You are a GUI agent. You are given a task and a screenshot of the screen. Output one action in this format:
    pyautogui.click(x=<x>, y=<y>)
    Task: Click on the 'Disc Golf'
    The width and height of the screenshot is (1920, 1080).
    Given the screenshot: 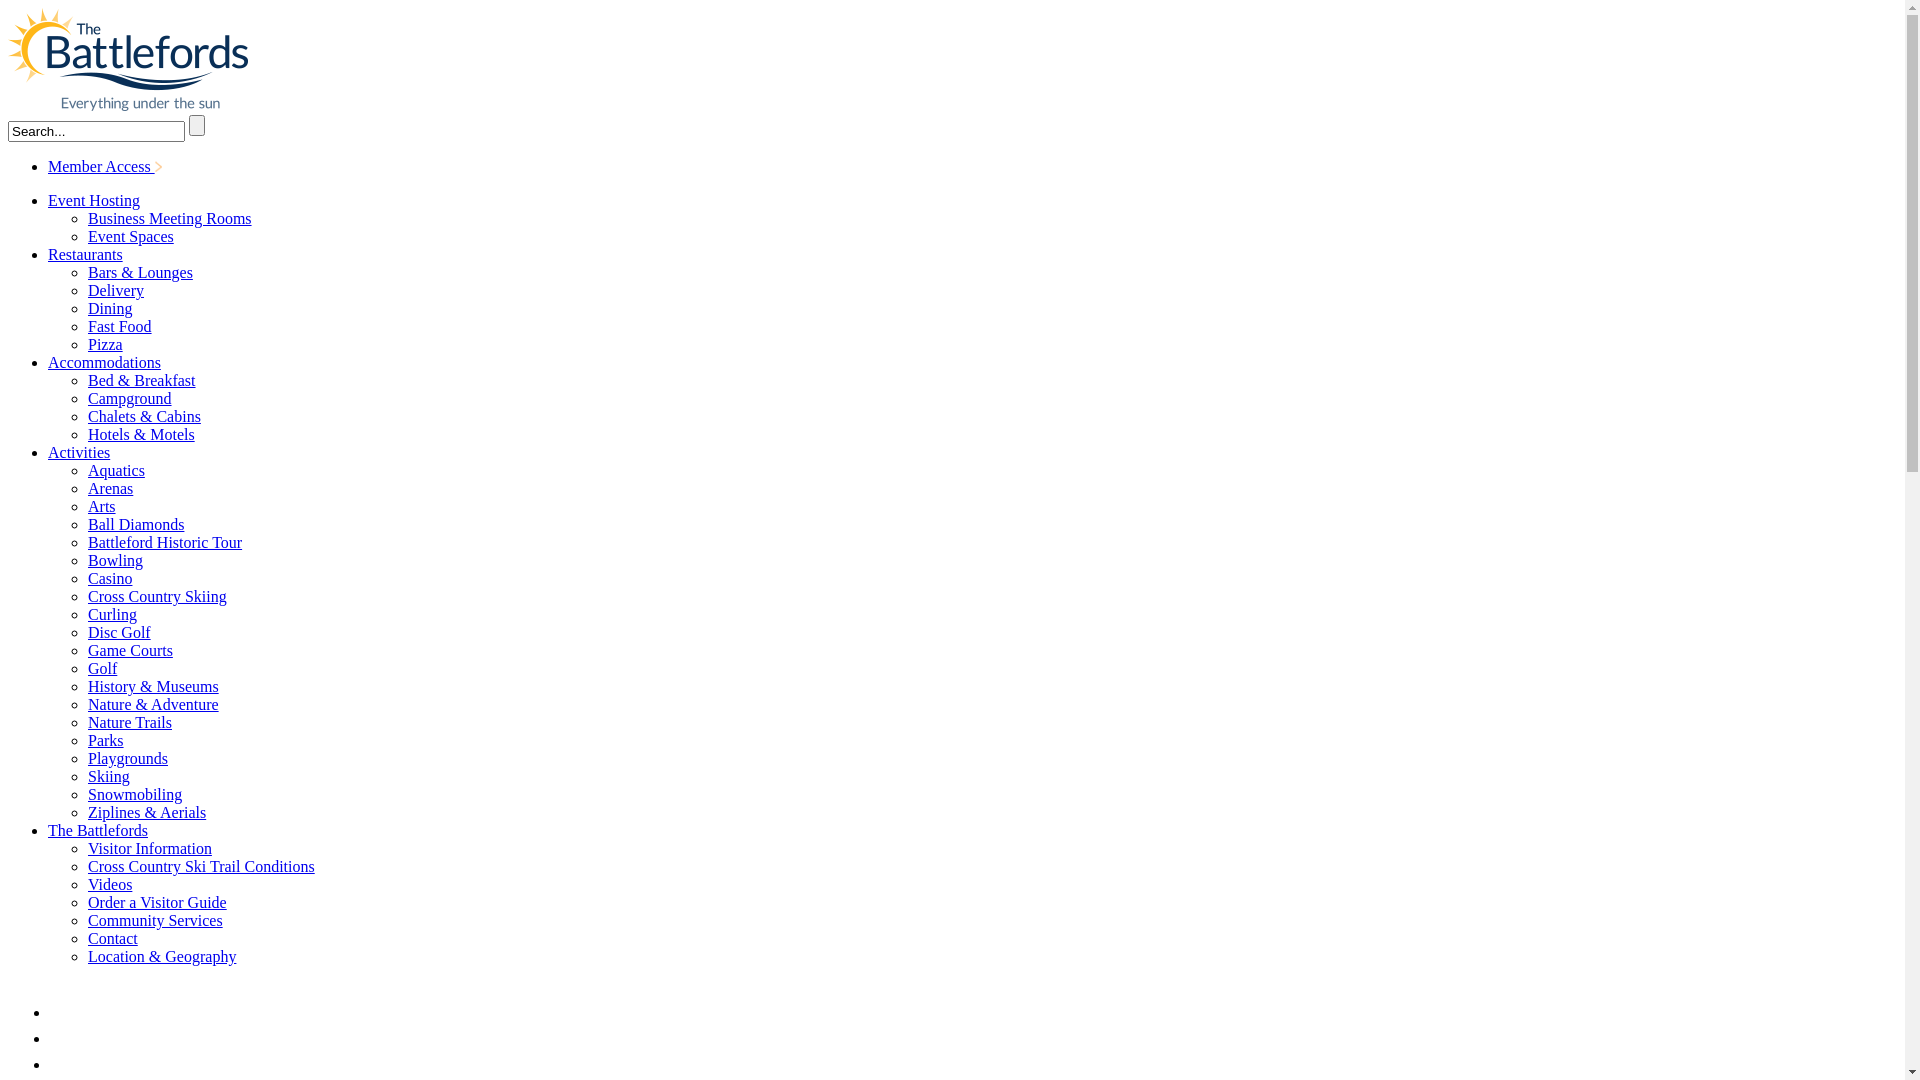 What is the action you would take?
    pyautogui.click(x=86, y=632)
    